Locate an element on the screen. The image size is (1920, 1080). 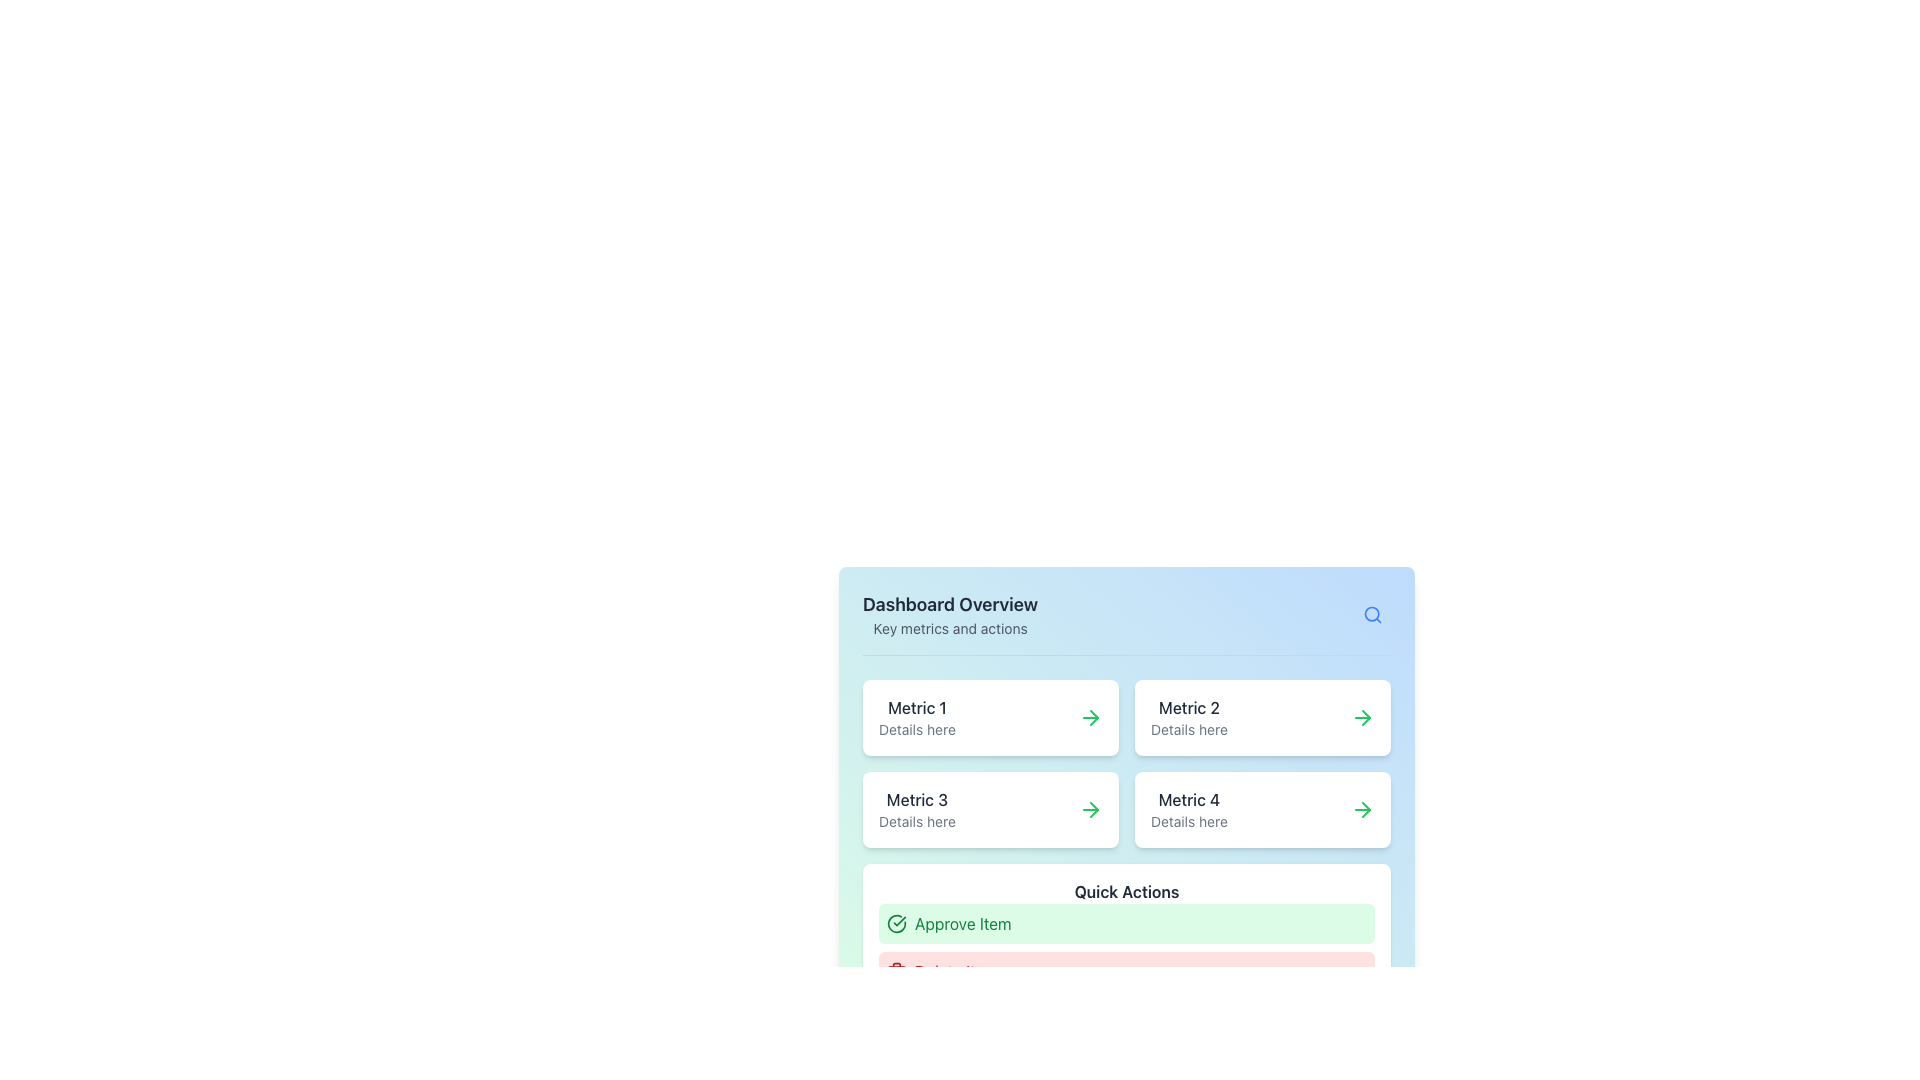
the magnifying glass icon button located in the top right corner of the blue header section is located at coordinates (1371, 613).